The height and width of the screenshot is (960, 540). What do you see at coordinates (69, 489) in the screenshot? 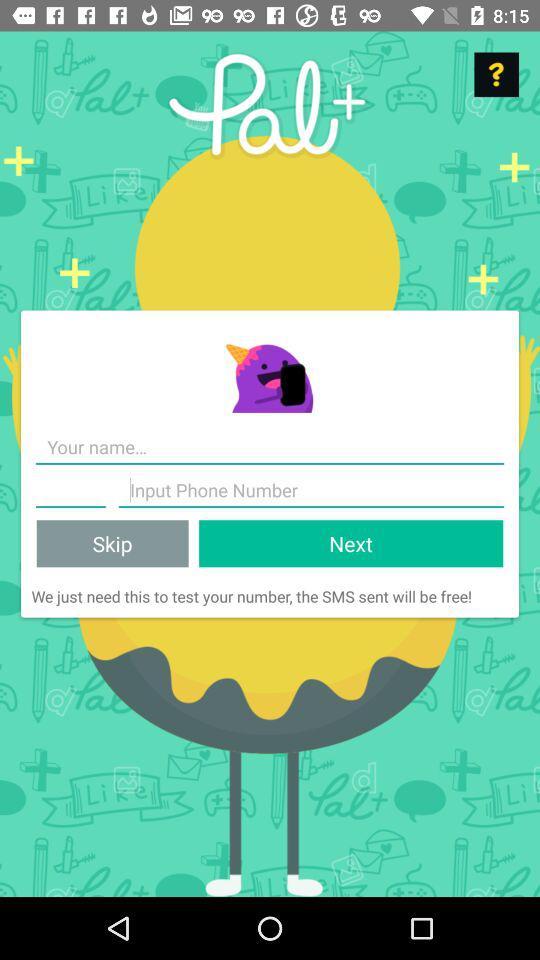
I see `type your phone number` at bounding box center [69, 489].